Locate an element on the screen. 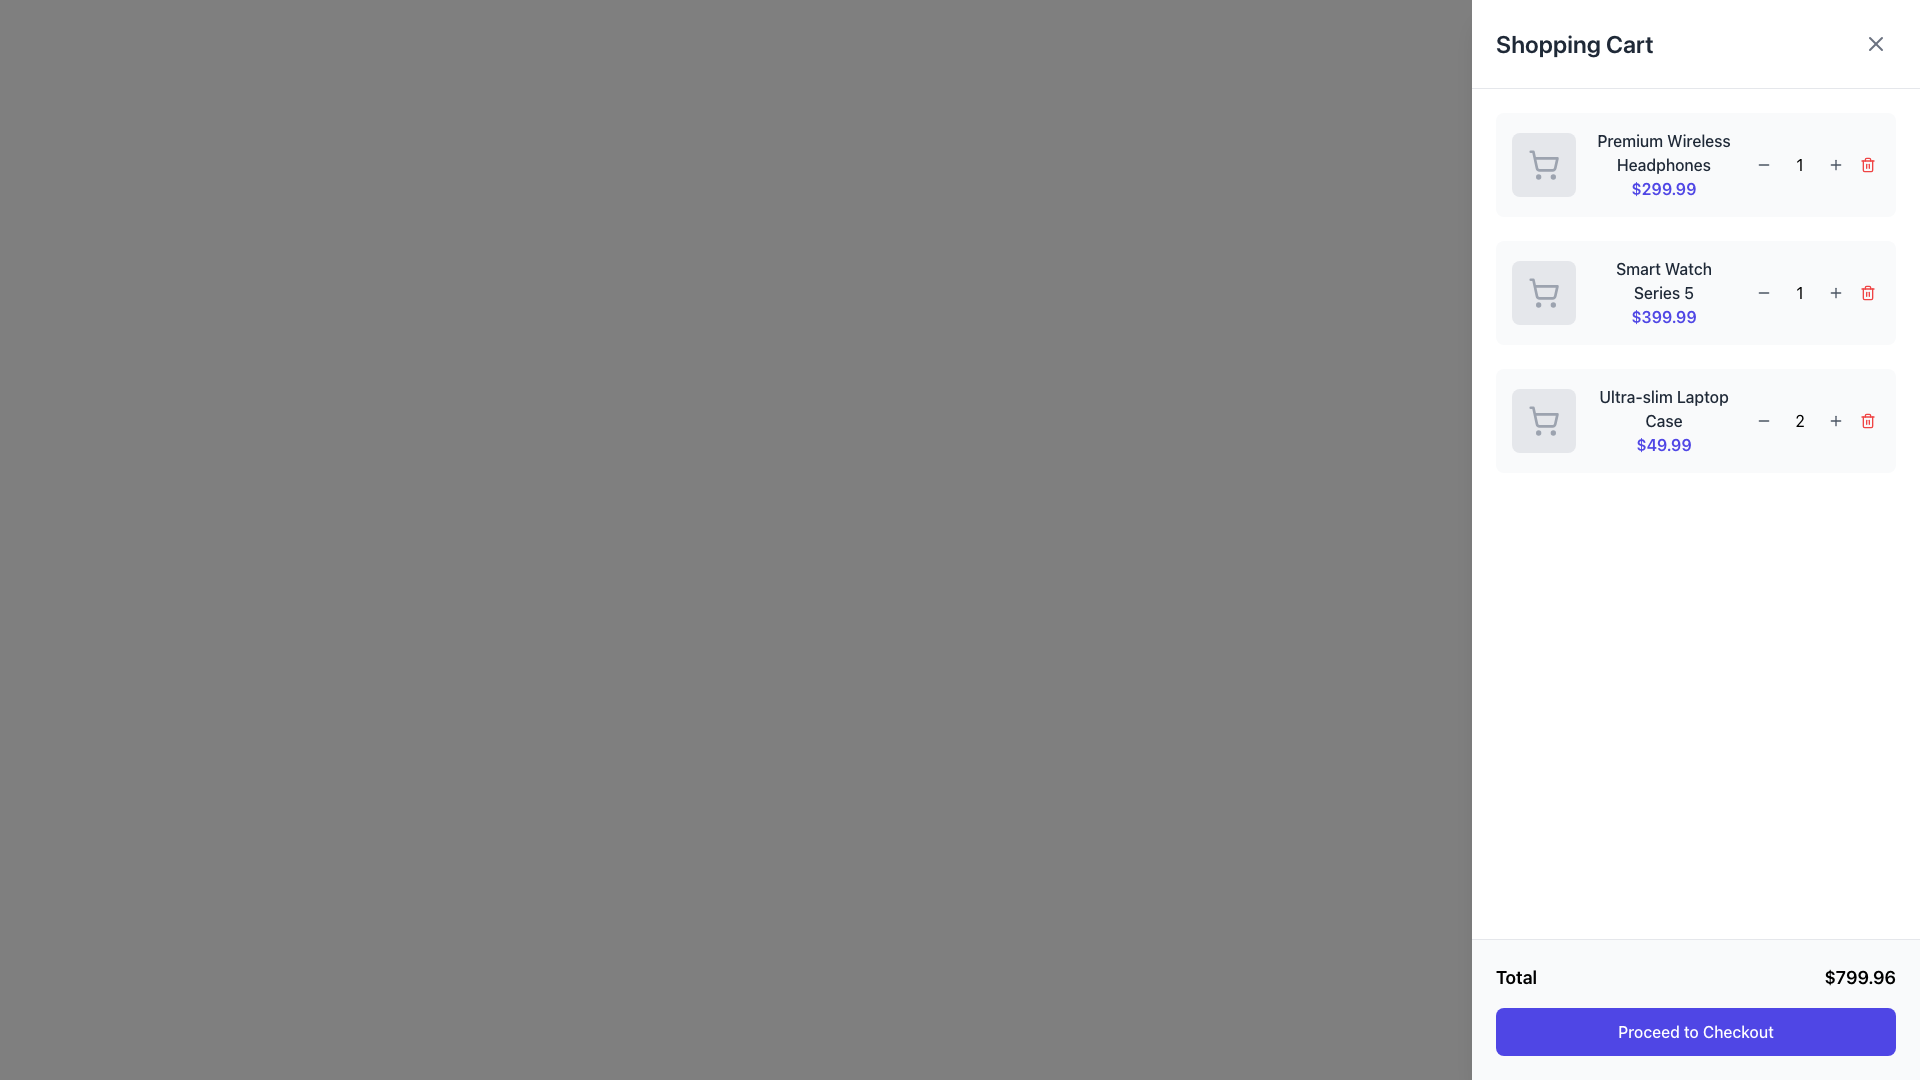 The width and height of the screenshot is (1920, 1080). the compact, square-shaped button with a light gray background and centered minus sign ('-') is located at coordinates (1763, 419).